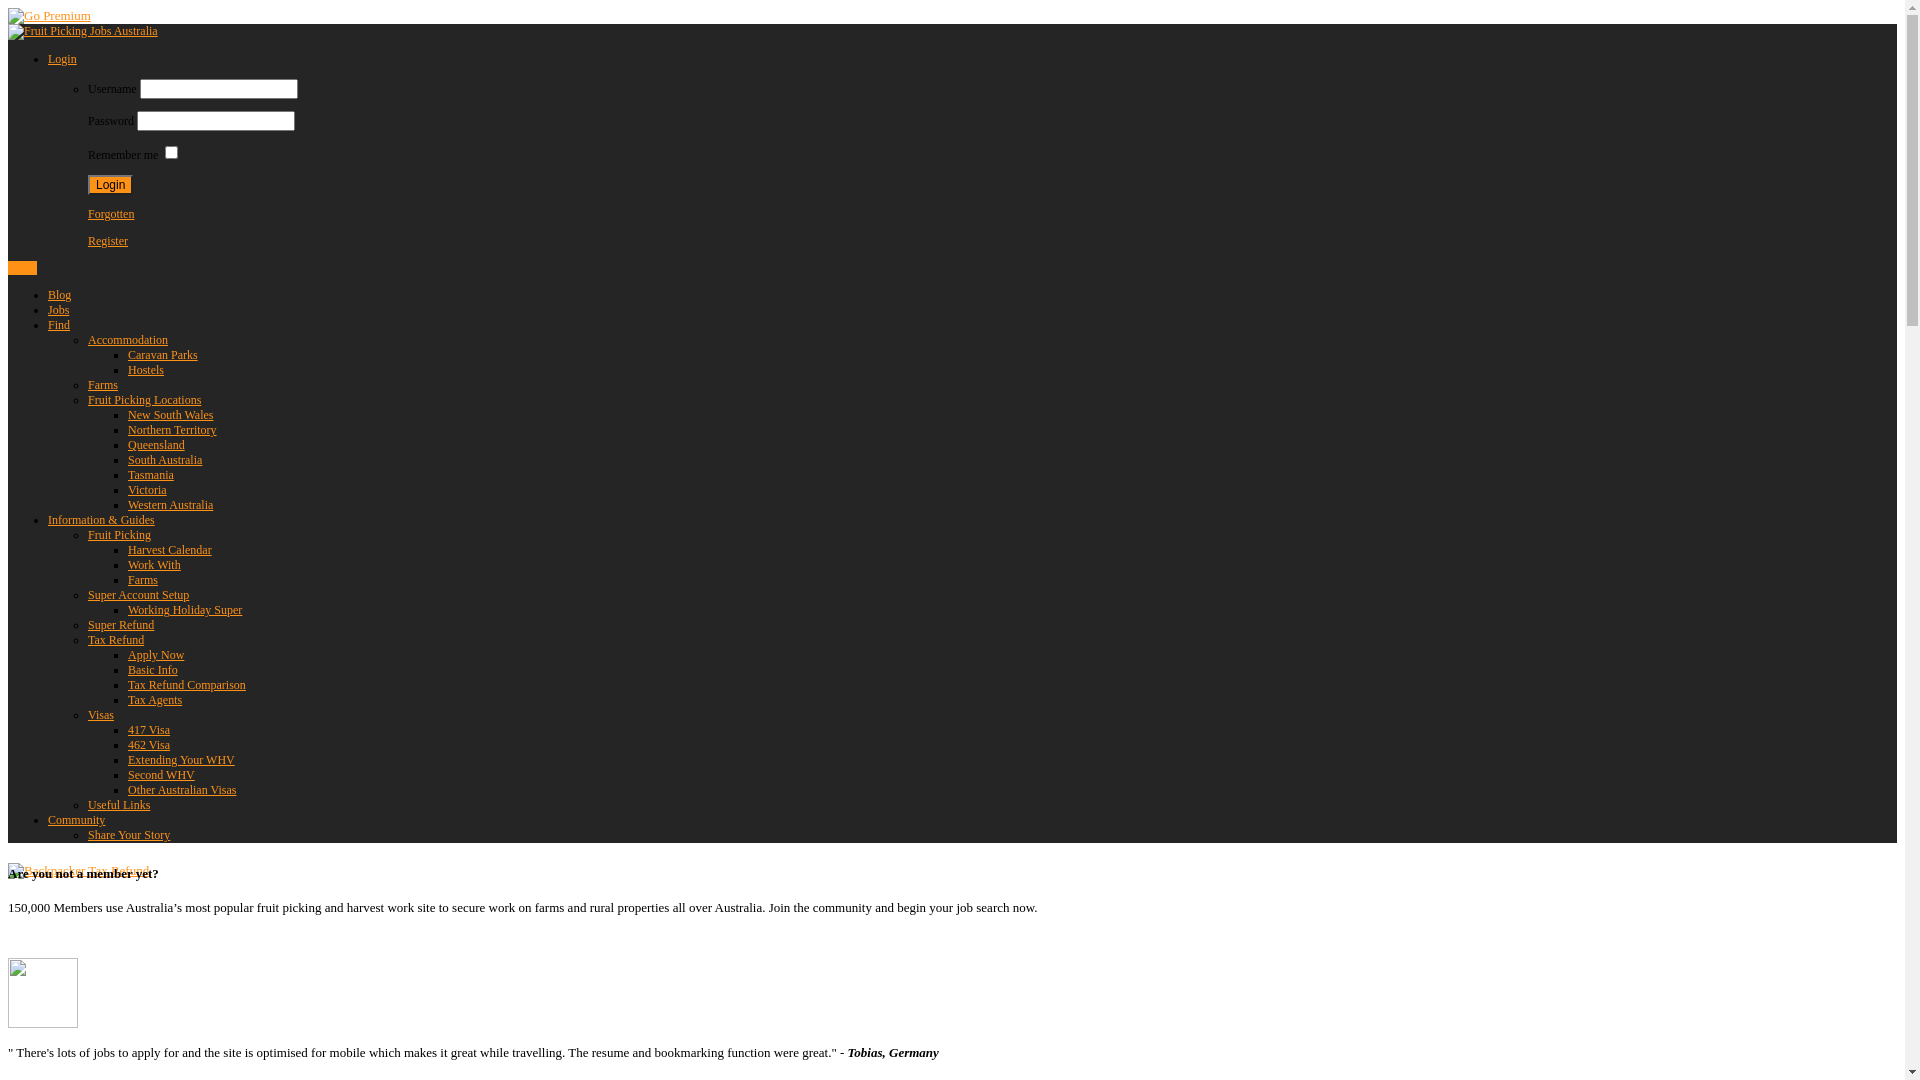 This screenshot has width=1920, height=1080. What do you see at coordinates (170, 414) in the screenshot?
I see `'New South Wales'` at bounding box center [170, 414].